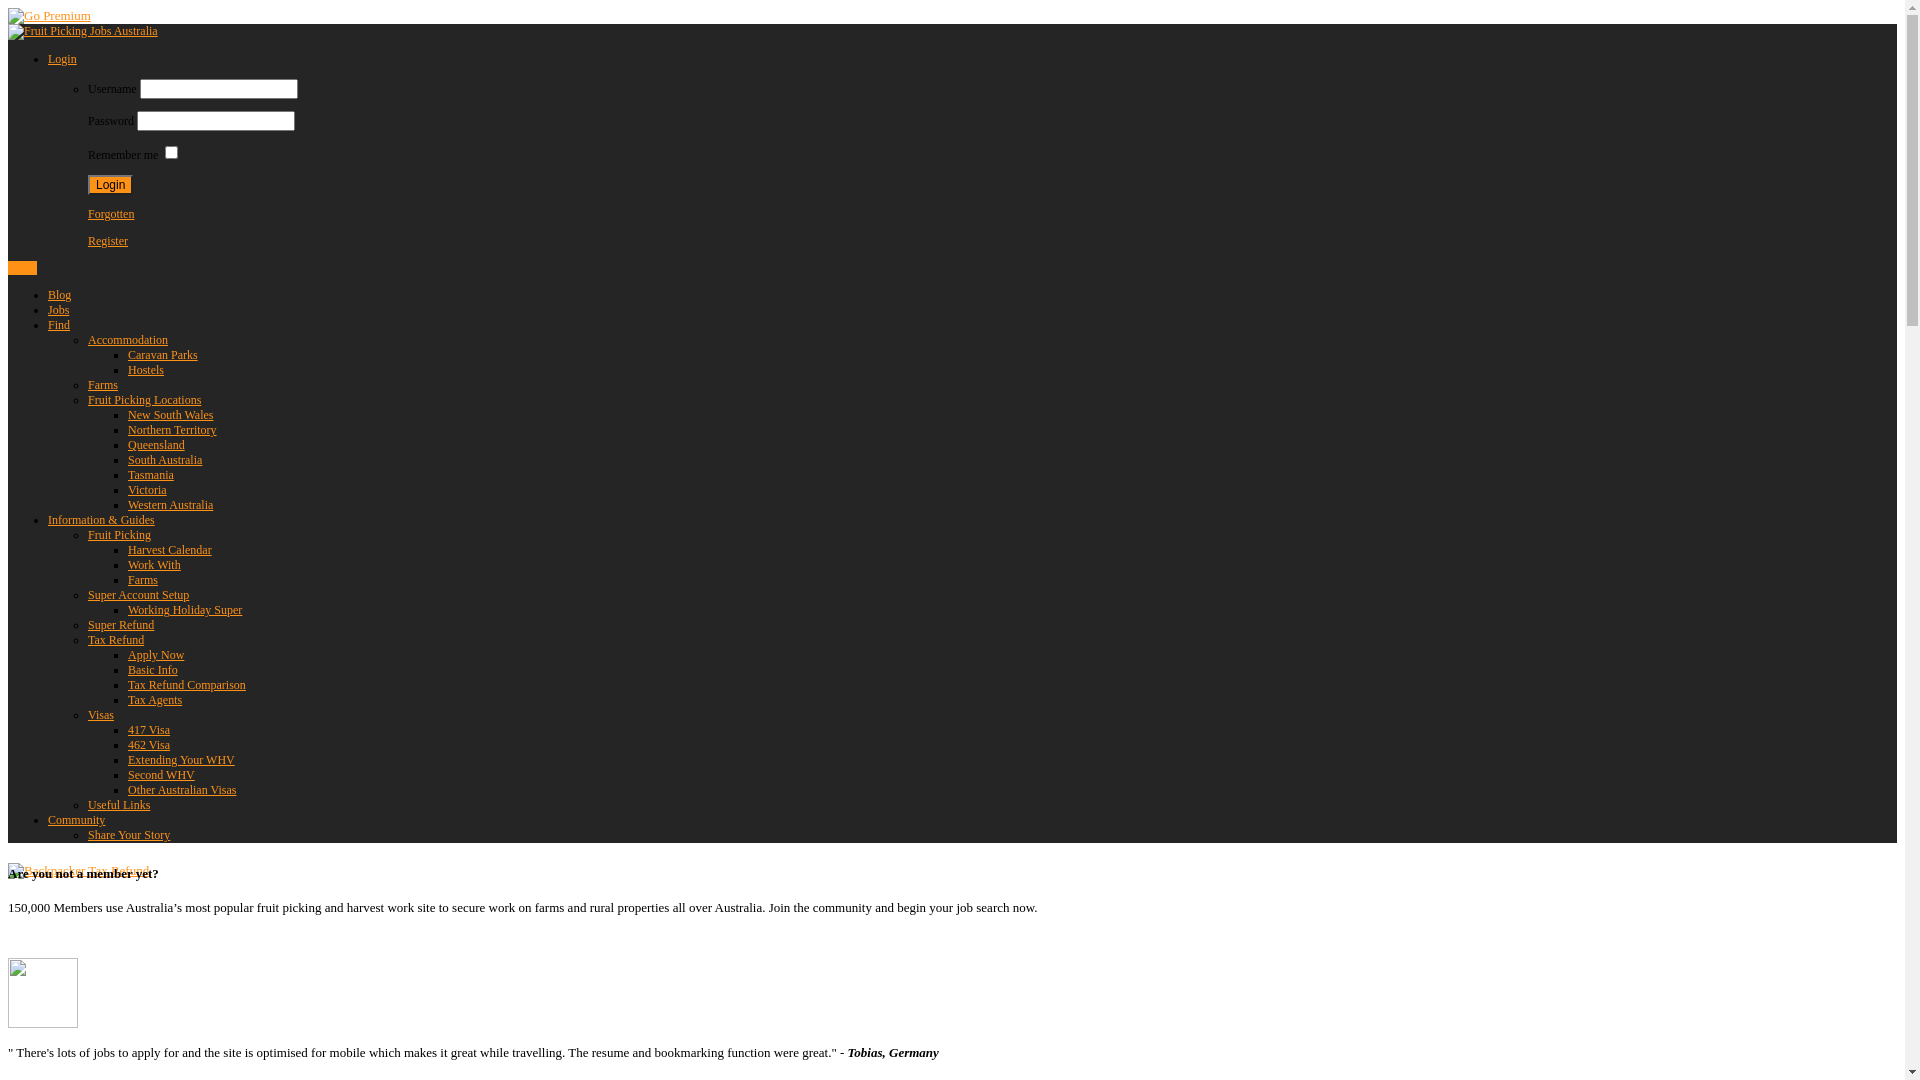 This screenshot has width=1920, height=1080. What do you see at coordinates (170, 414) in the screenshot?
I see `'New South Wales'` at bounding box center [170, 414].